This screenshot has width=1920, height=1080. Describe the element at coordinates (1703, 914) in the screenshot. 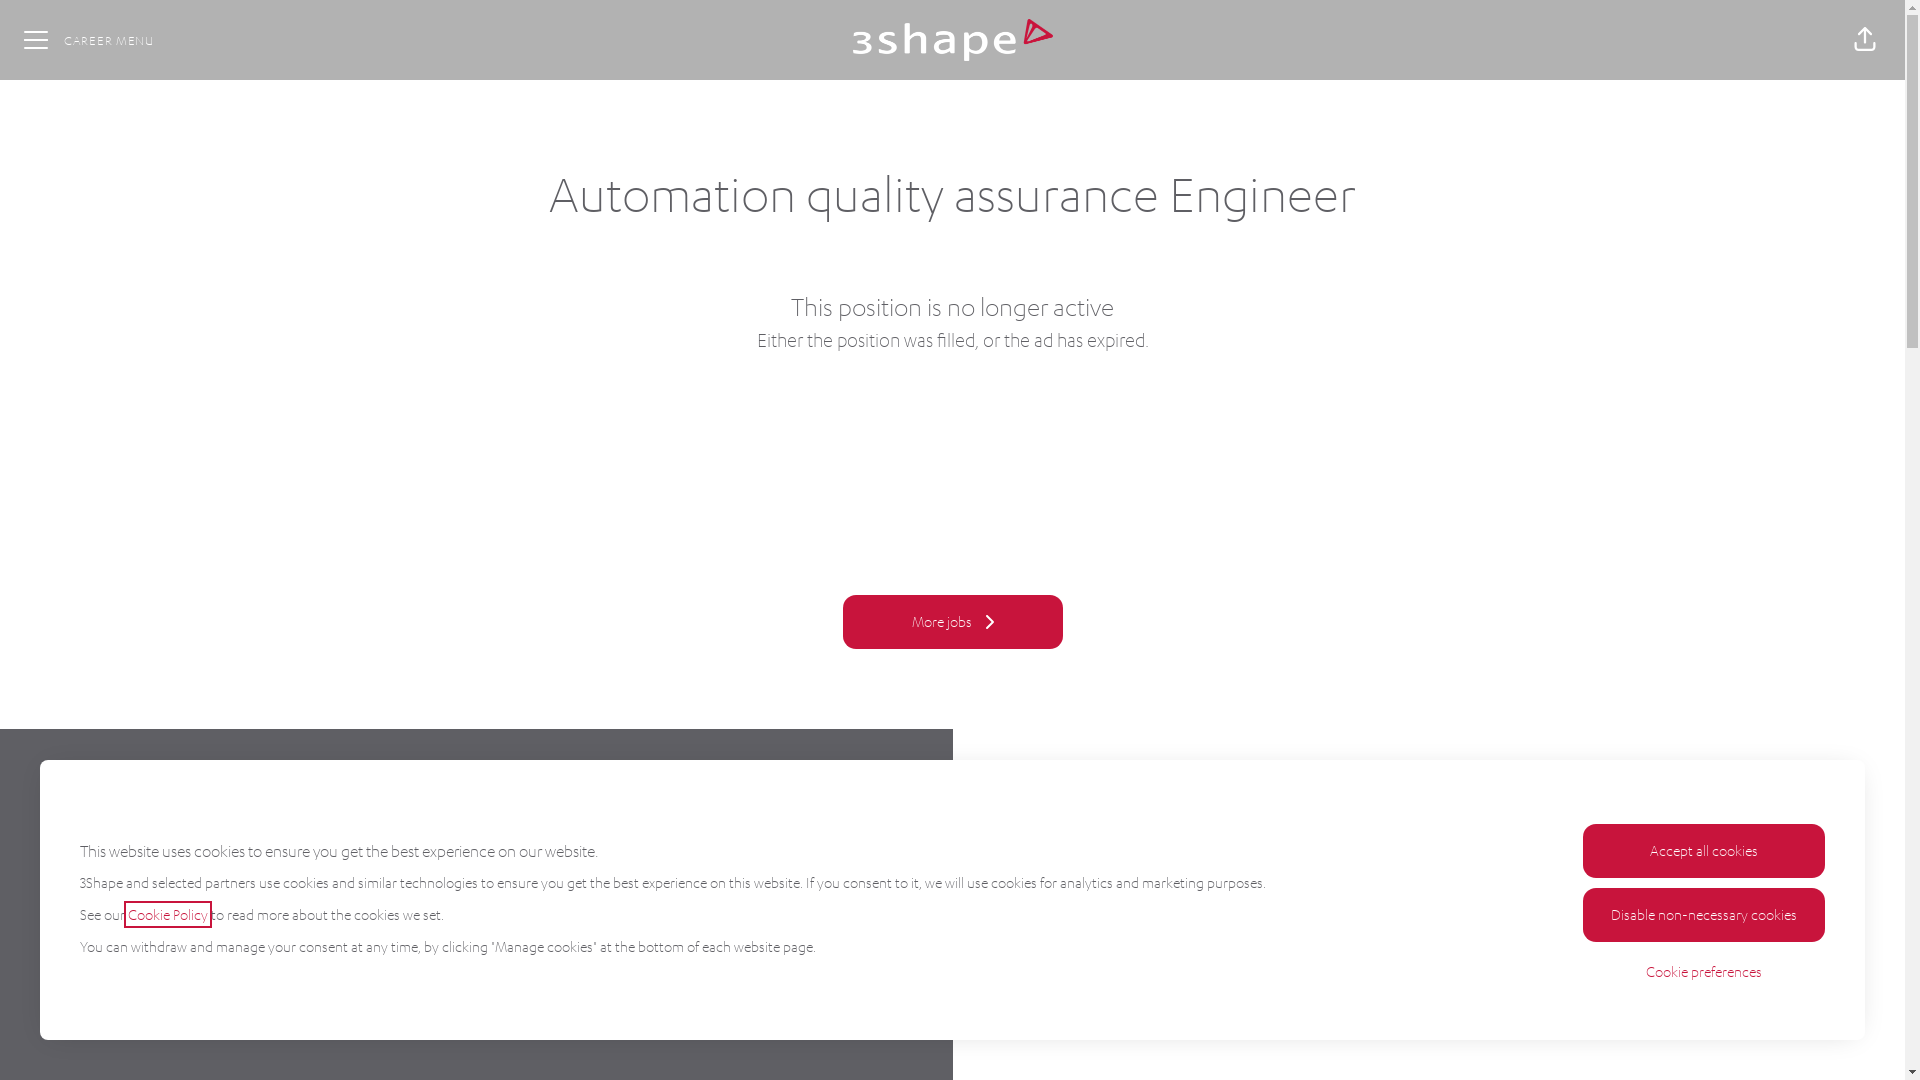

I see `'Disable non-necessary cookies'` at that location.